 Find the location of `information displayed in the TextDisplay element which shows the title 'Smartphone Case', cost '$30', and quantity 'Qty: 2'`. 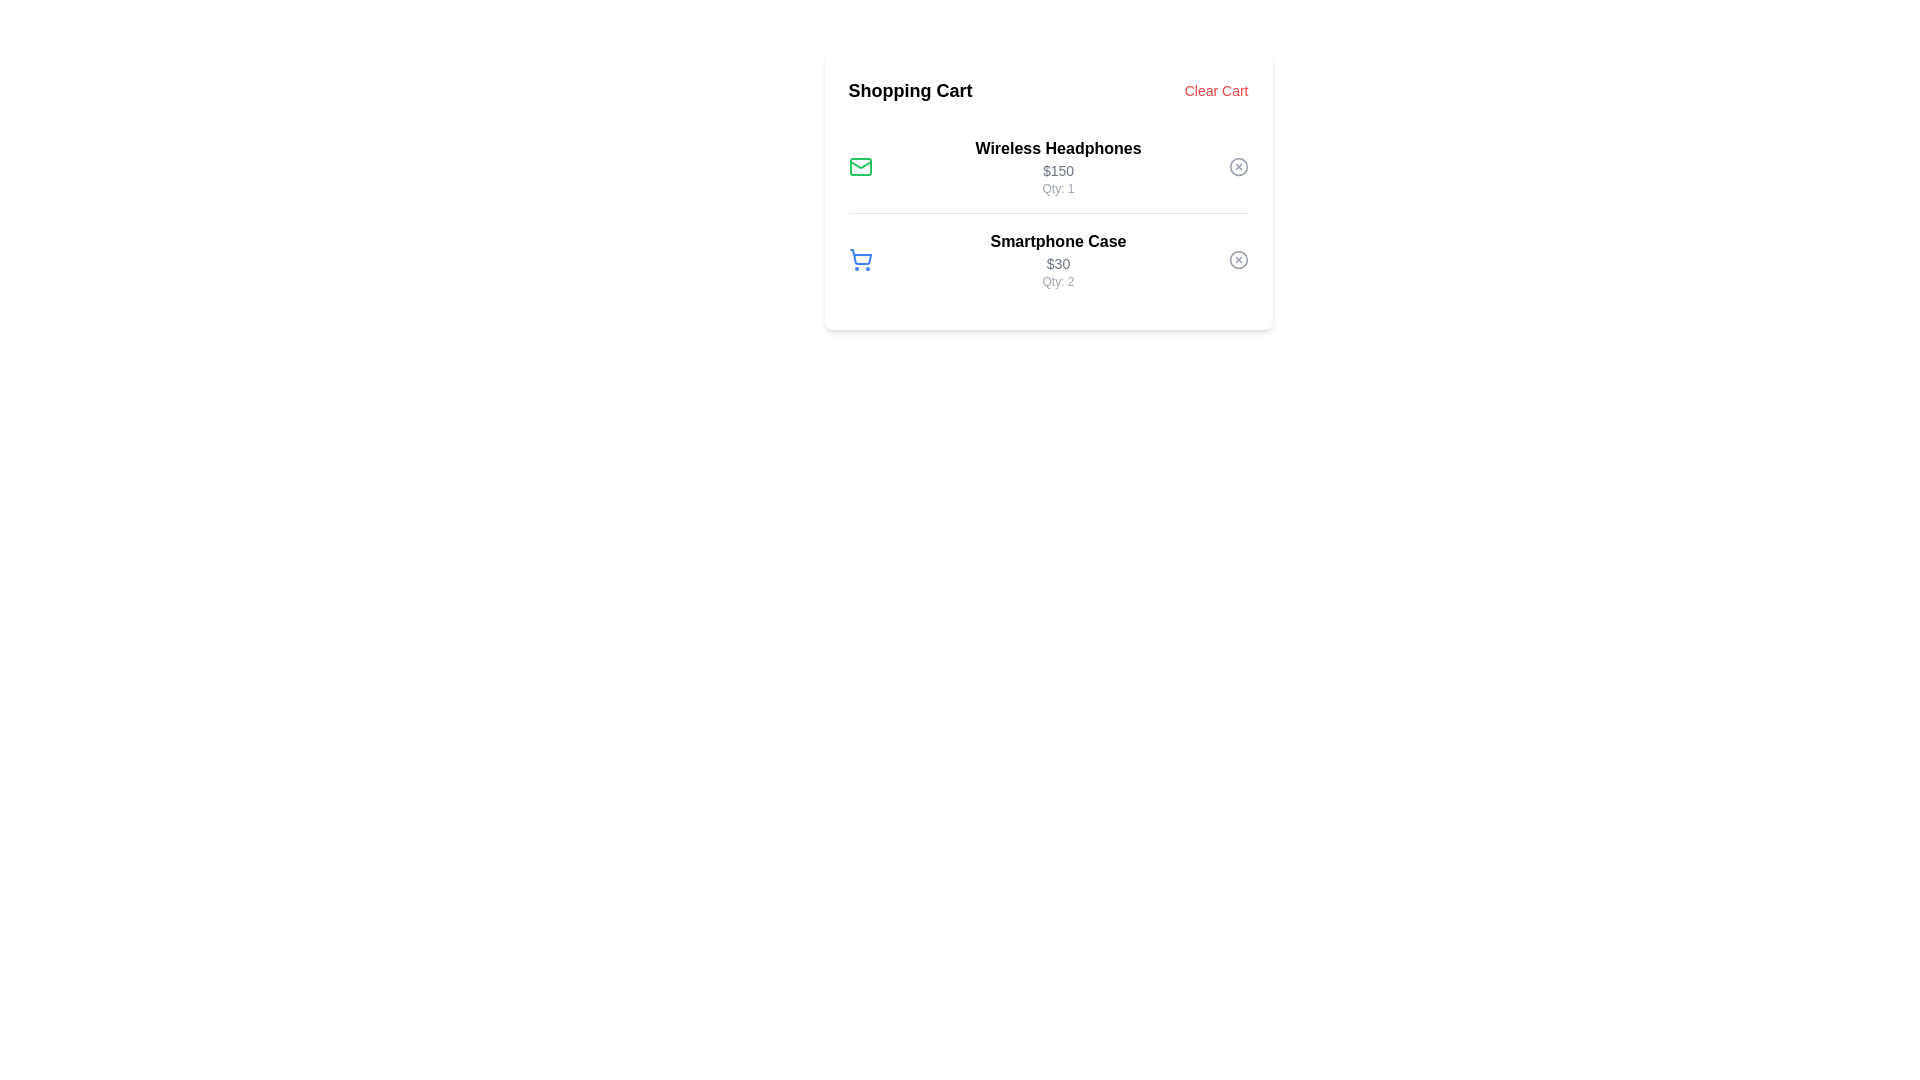

information displayed in the TextDisplay element which shows the title 'Smartphone Case', cost '$30', and quantity 'Qty: 2' is located at coordinates (1057, 258).